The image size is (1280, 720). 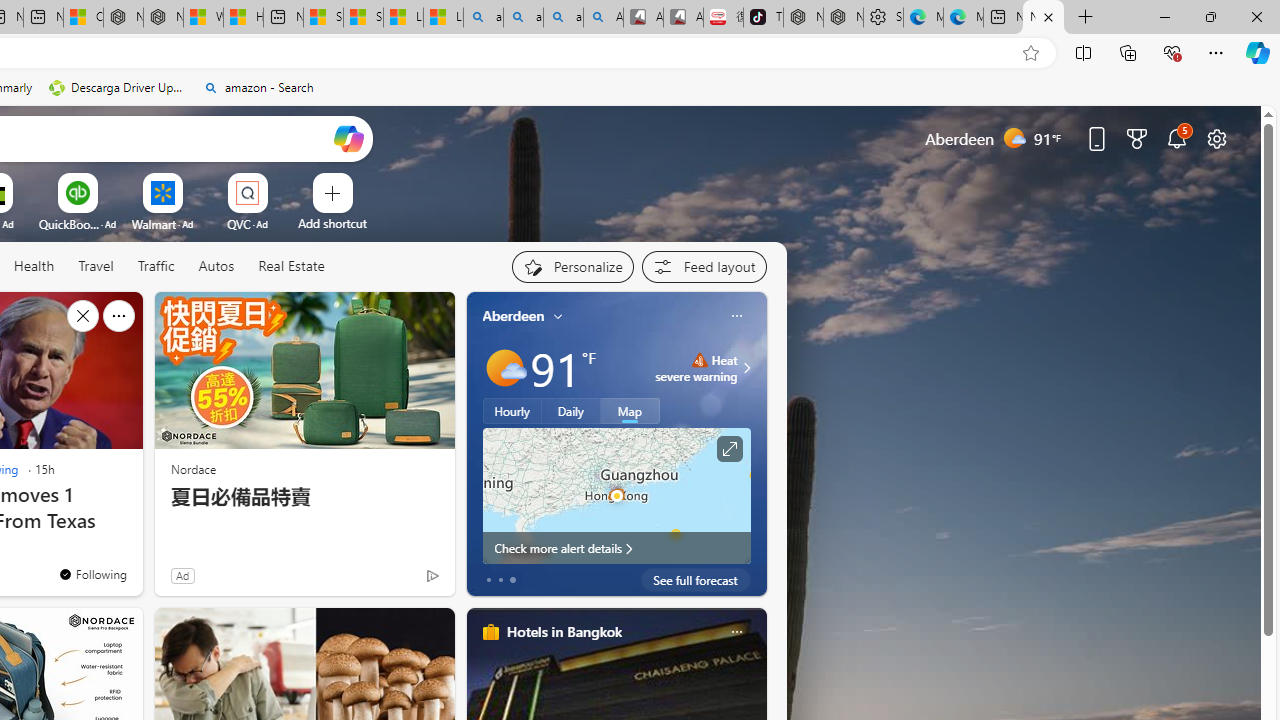 I want to click on 'Class: icon-img', so click(x=735, y=632).